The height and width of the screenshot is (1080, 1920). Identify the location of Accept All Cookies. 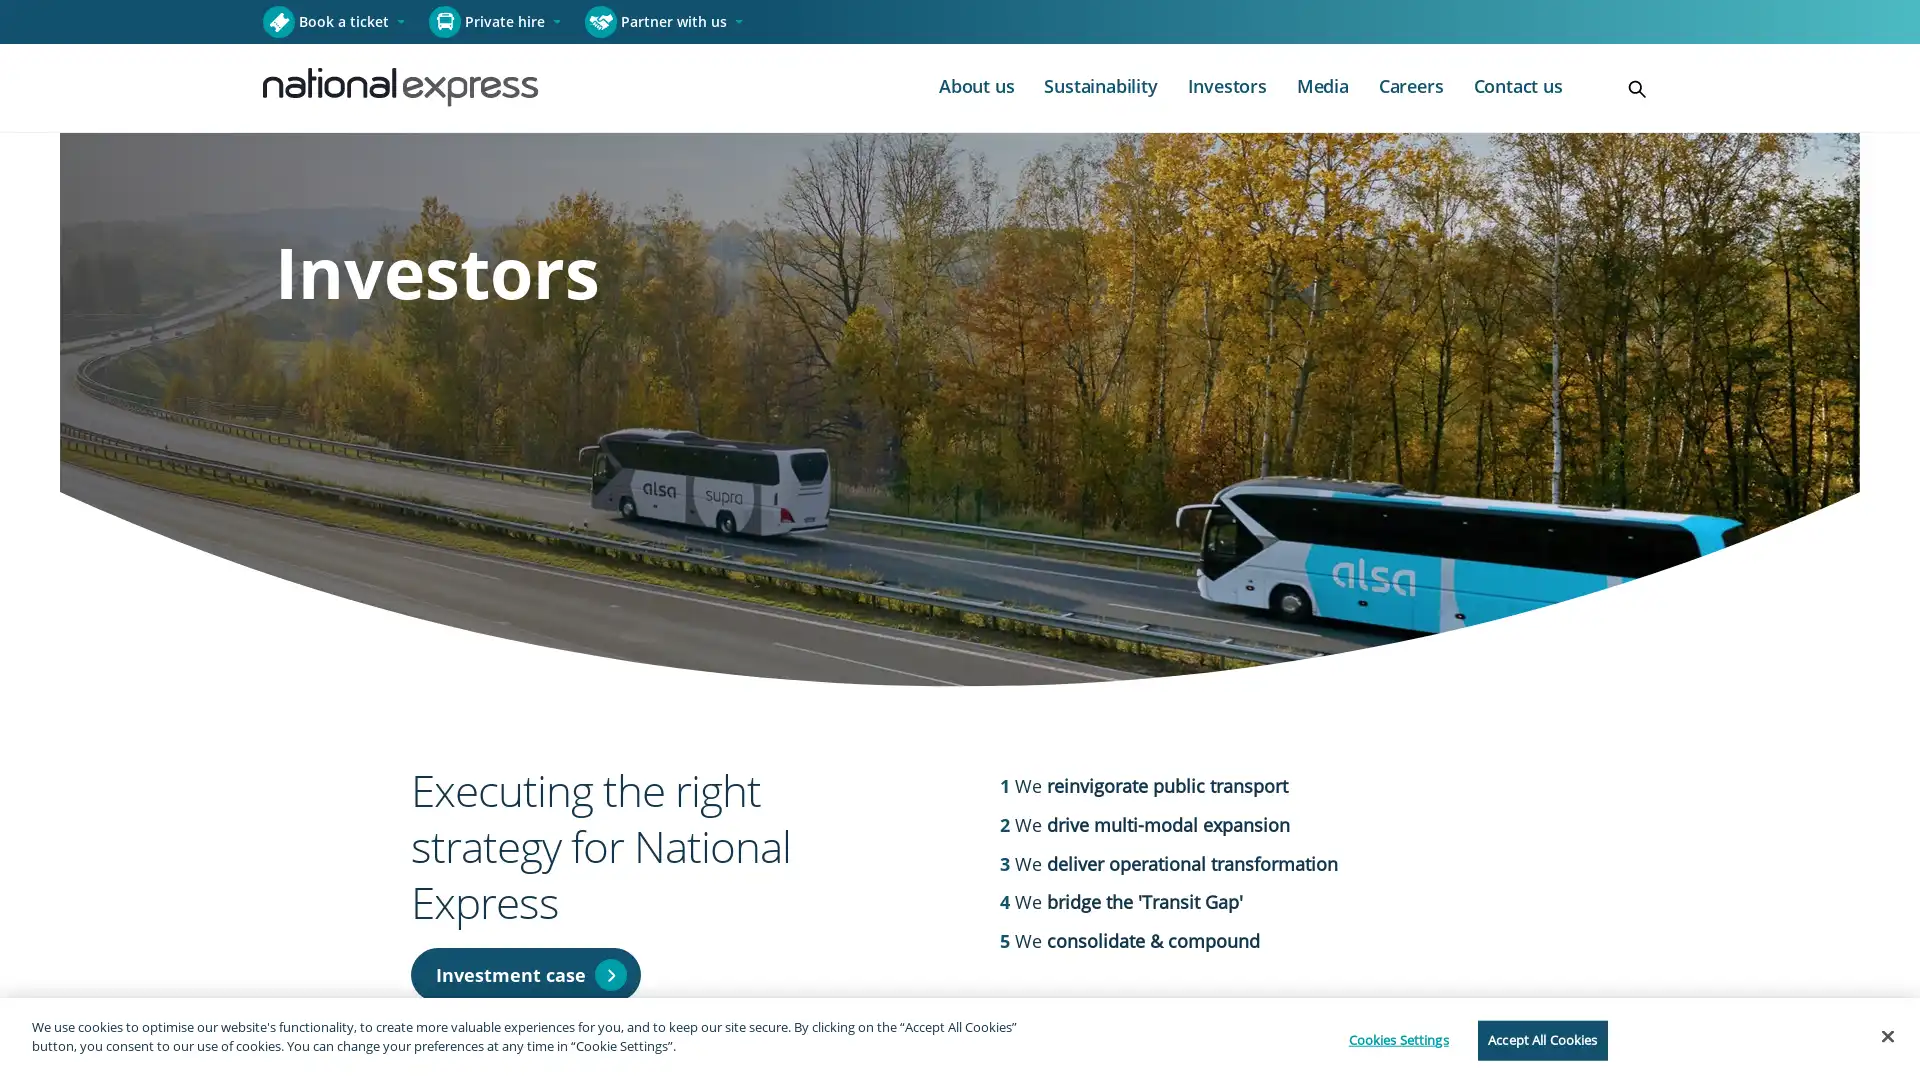
(1541, 1039).